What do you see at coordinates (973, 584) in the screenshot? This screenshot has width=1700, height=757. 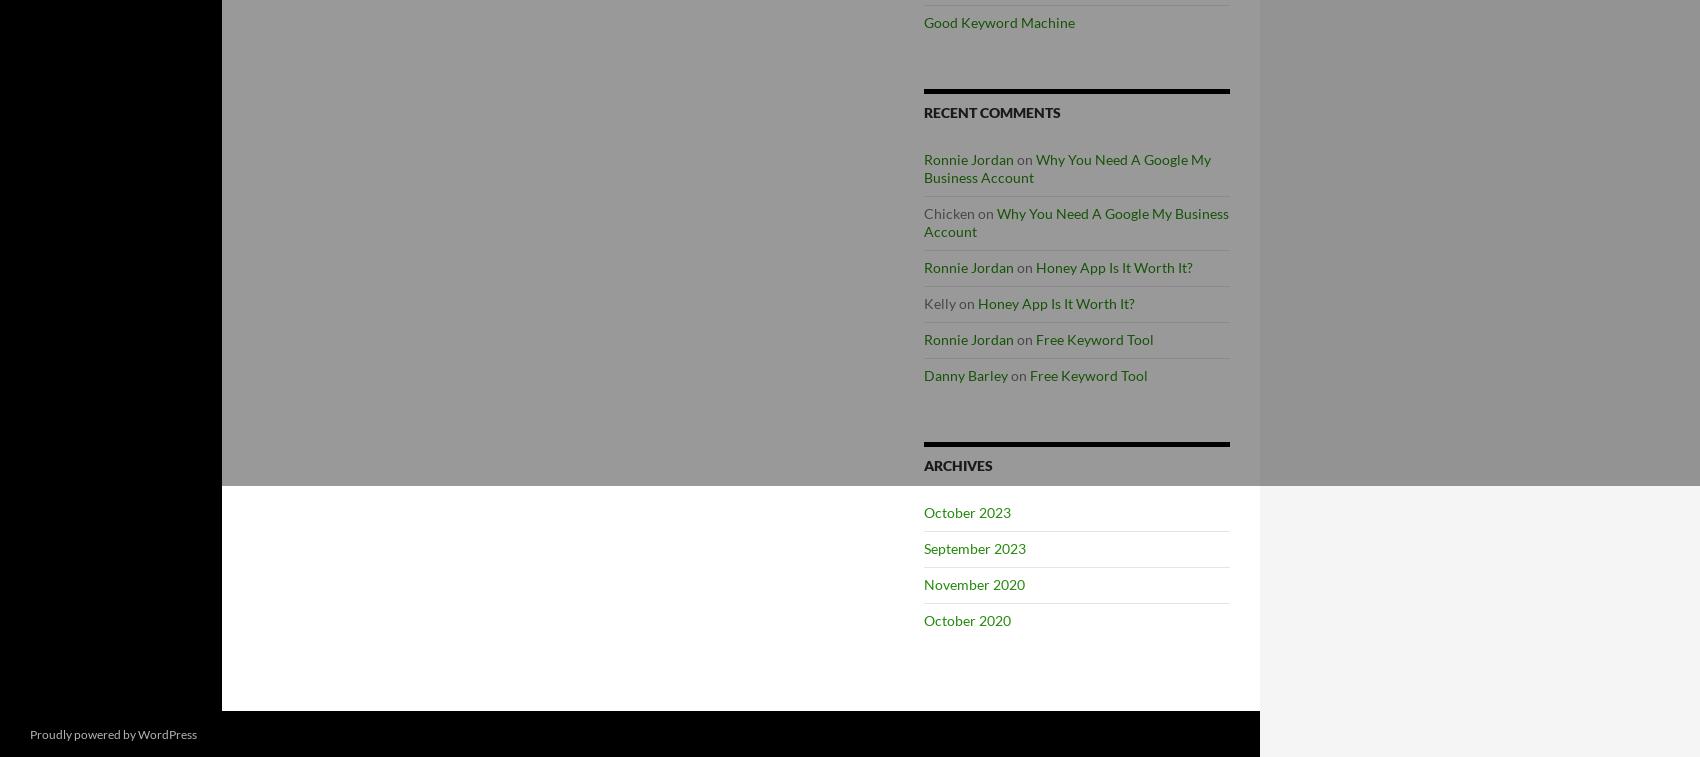 I see `'November 2020'` at bounding box center [973, 584].